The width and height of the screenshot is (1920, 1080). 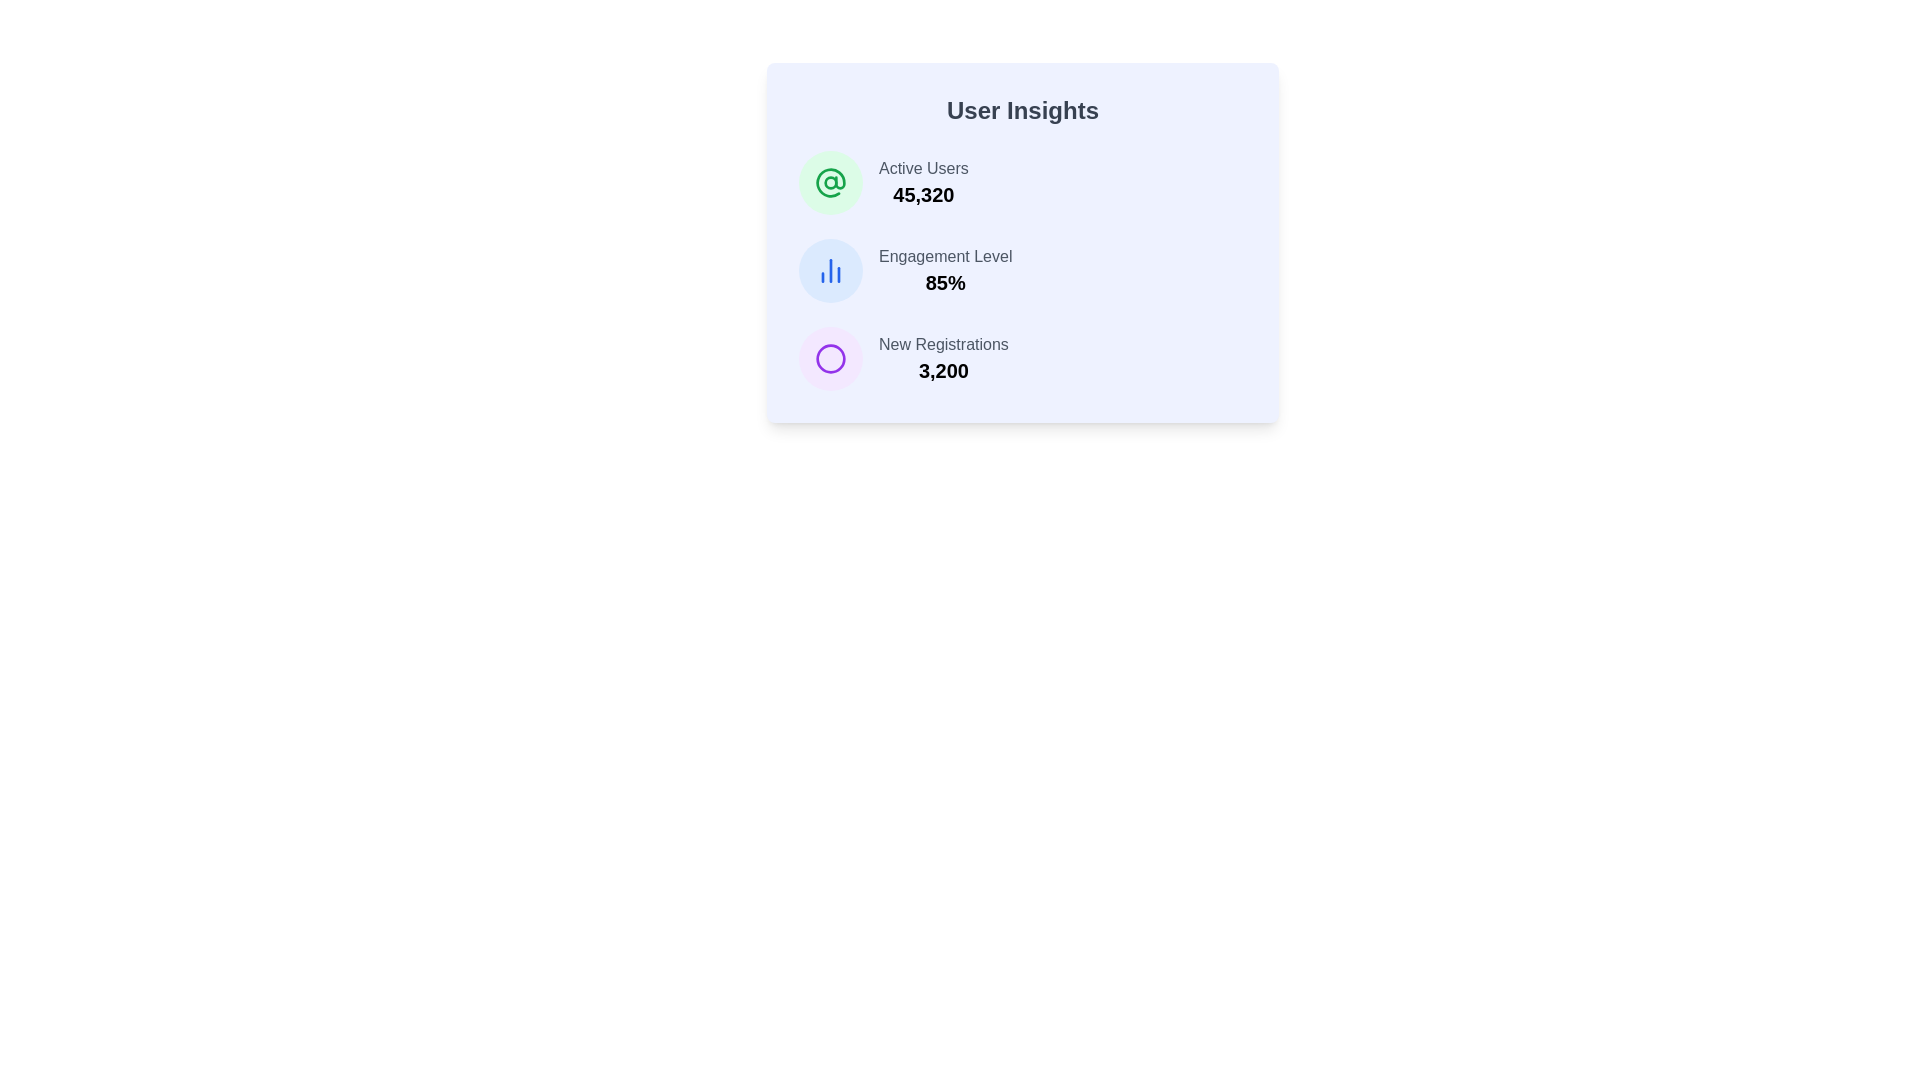 What do you see at coordinates (942, 370) in the screenshot?
I see `value displayed as '3,200' in bold text located in the bottom-right quadrant of the 'User Insights' panel, following the label 'New Registrations'` at bounding box center [942, 370].